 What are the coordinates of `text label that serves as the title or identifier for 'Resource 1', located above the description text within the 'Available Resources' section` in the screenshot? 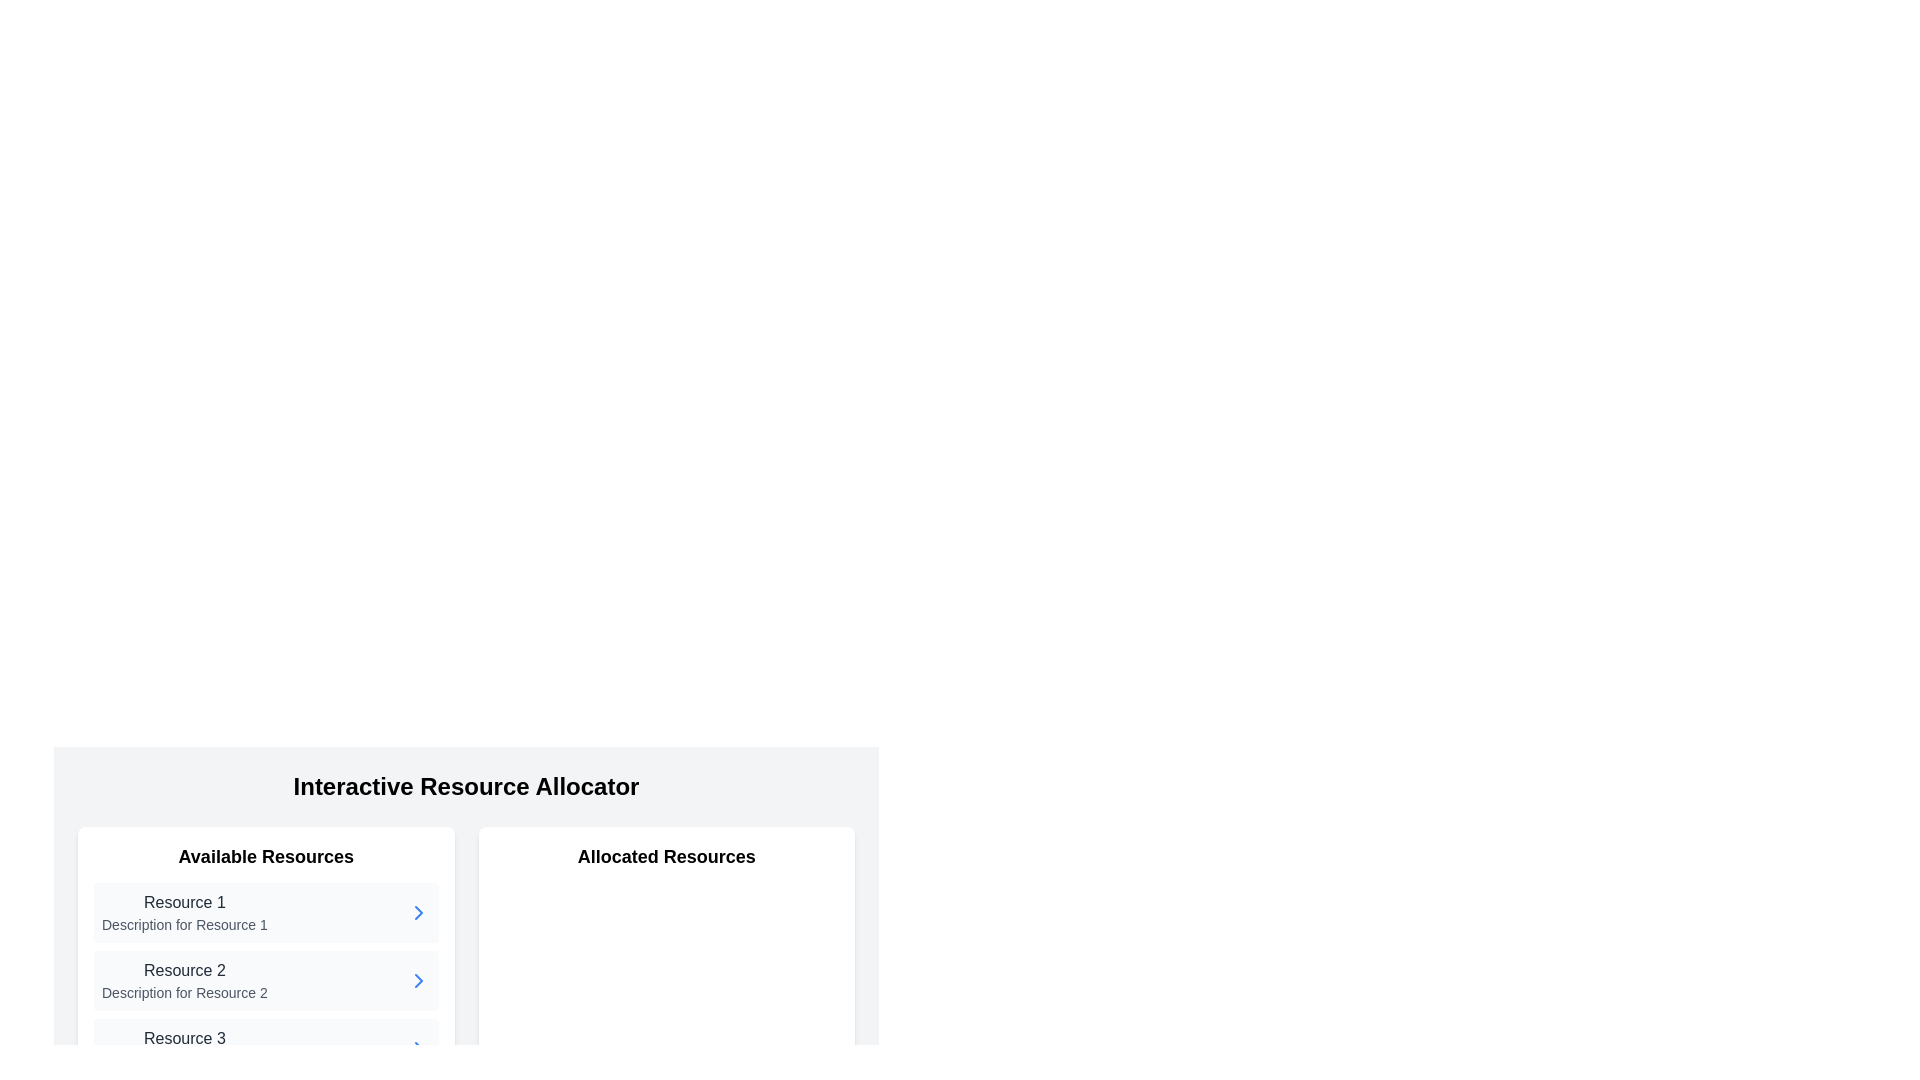 It's located at (184, 902).